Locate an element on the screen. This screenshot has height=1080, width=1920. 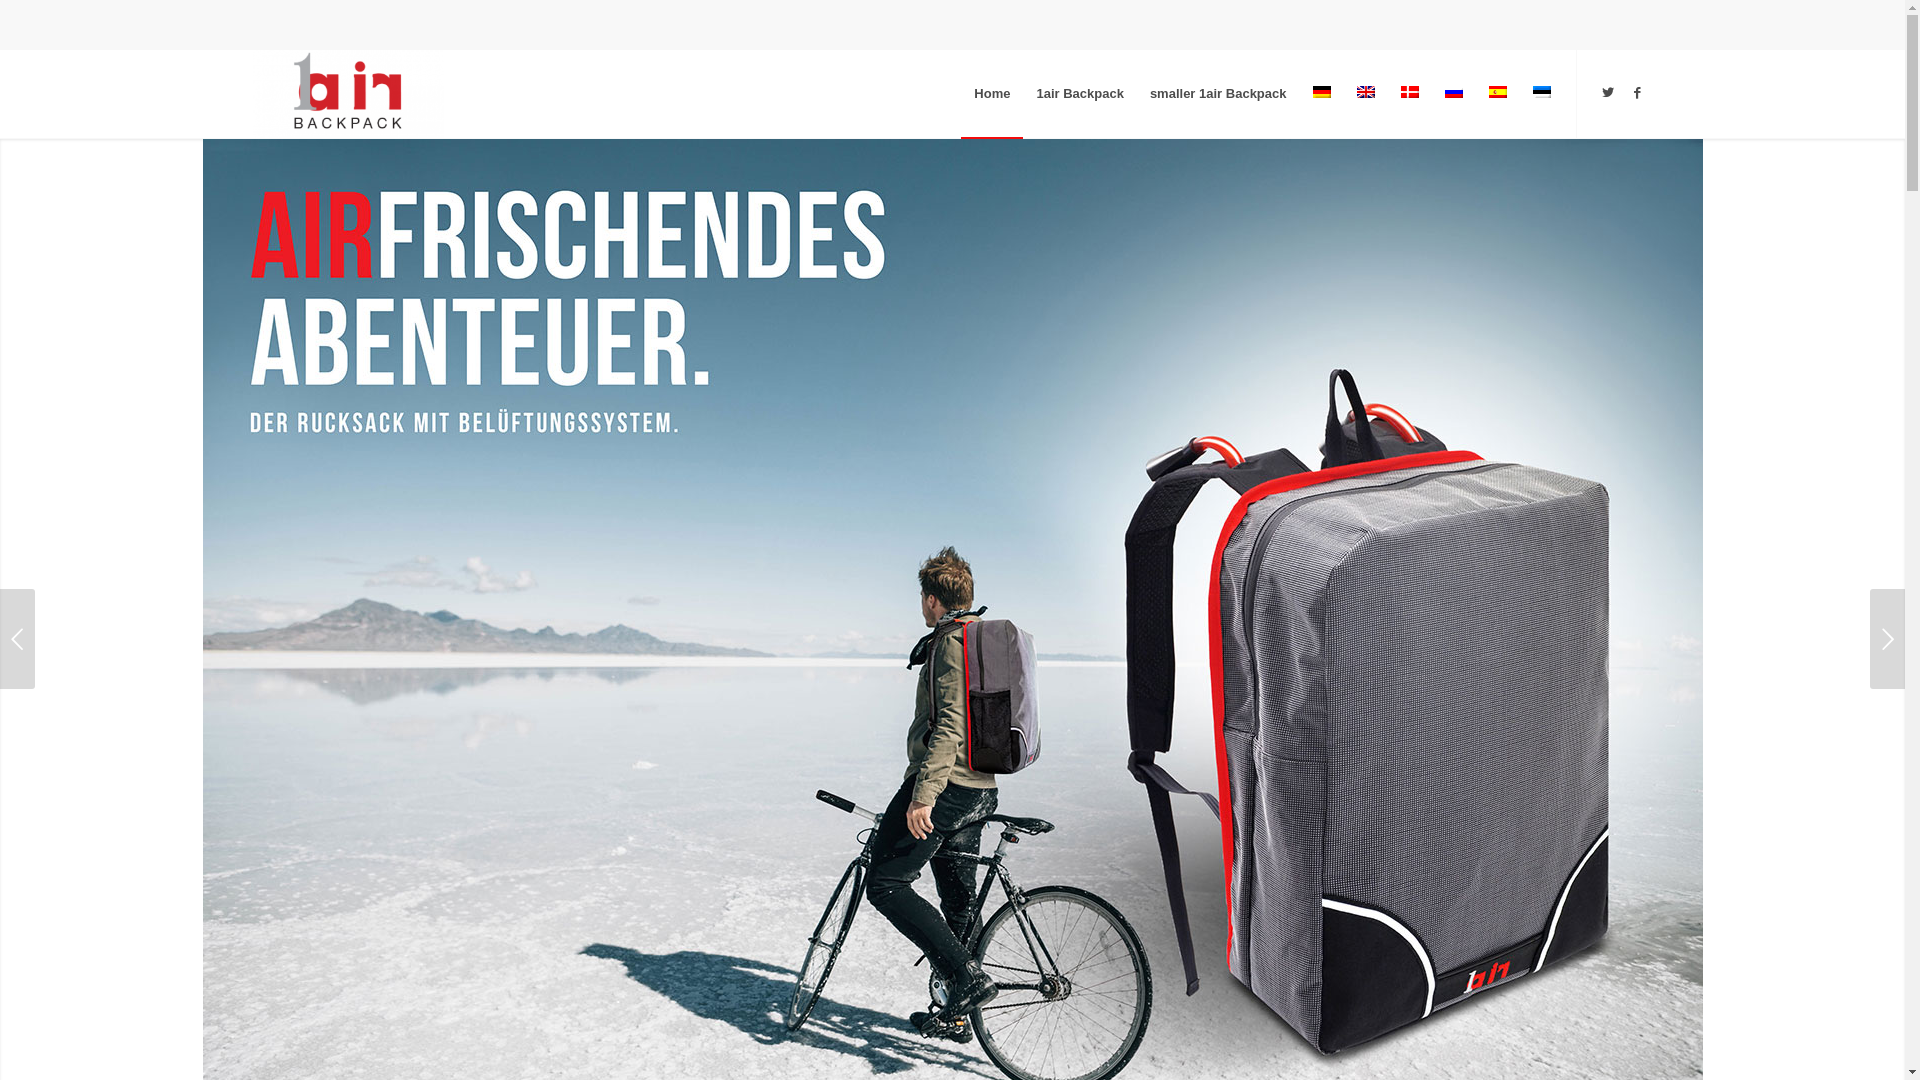
'English' is located at coordinates (1363, 92).